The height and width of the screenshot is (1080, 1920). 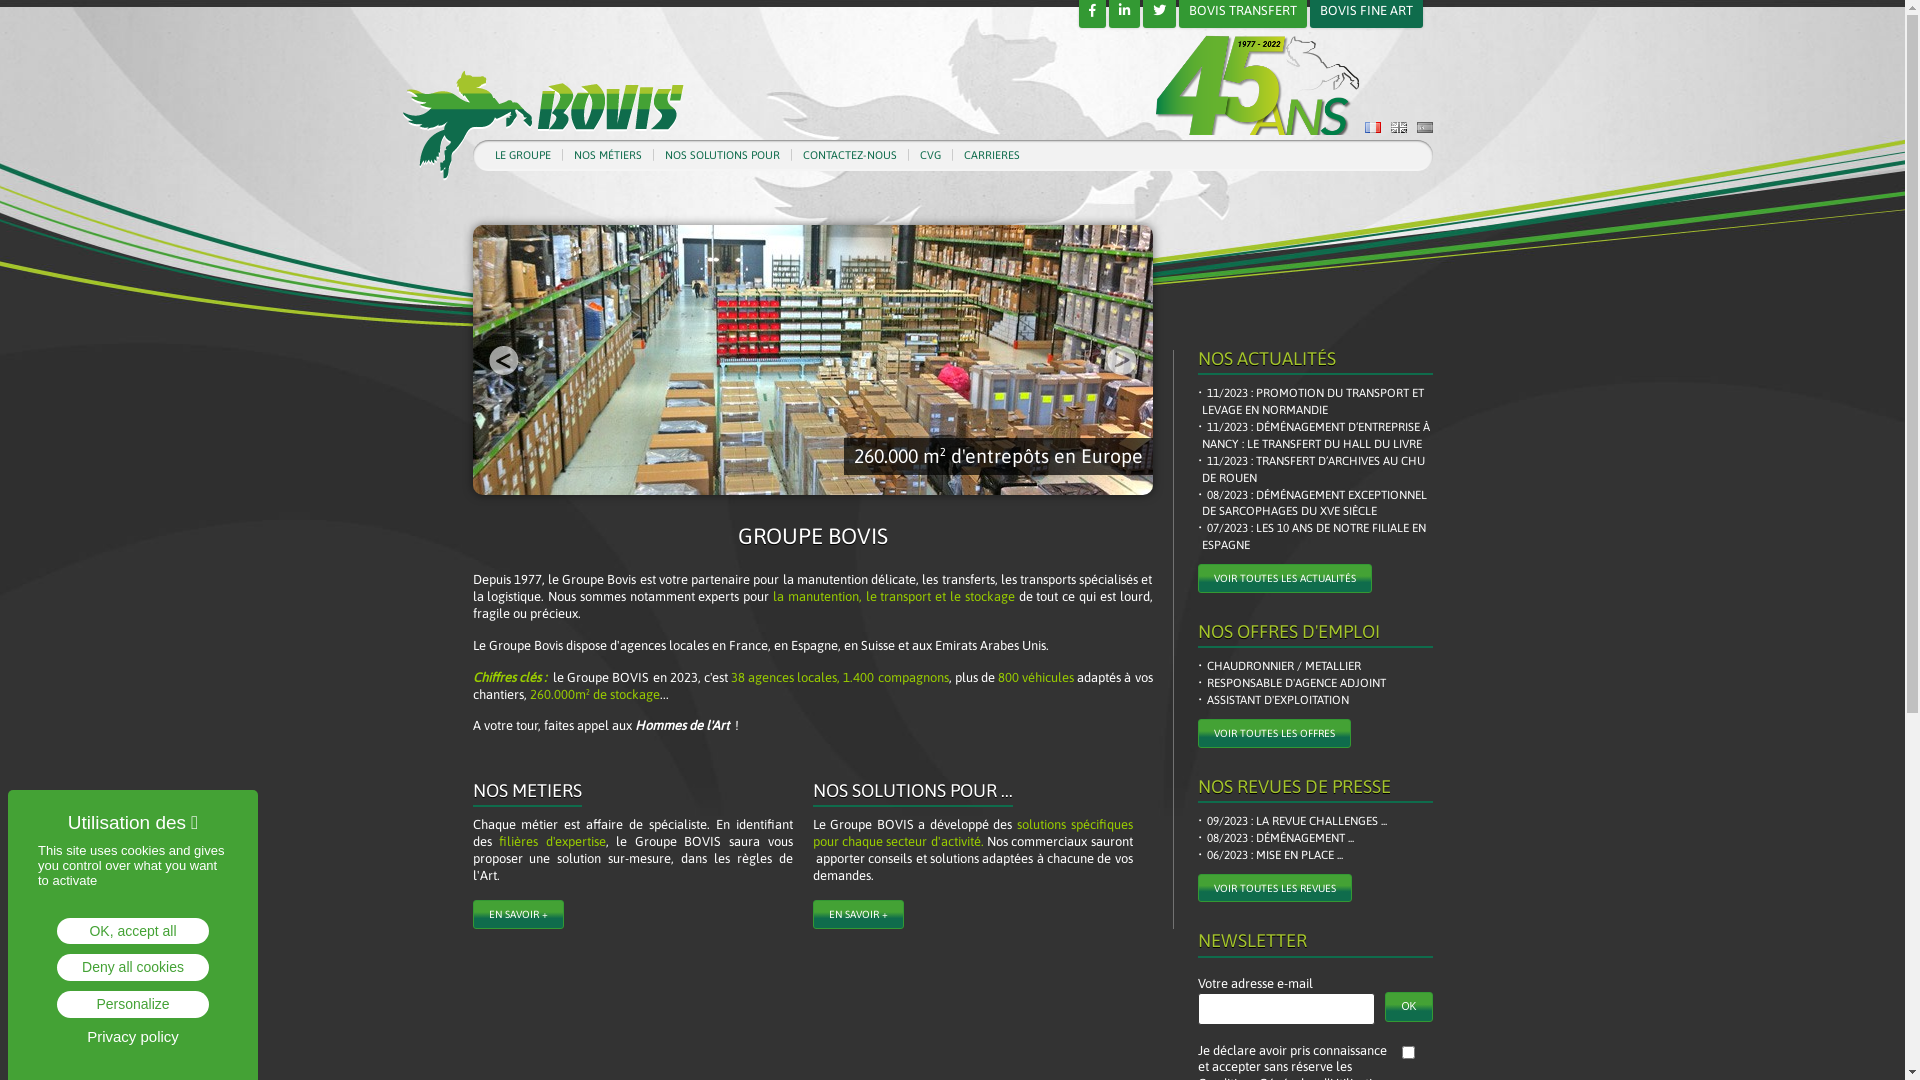 I want to click on 'RESPONSABLE D'AGENCE ADJOINT', so click(x=1294, y=682).